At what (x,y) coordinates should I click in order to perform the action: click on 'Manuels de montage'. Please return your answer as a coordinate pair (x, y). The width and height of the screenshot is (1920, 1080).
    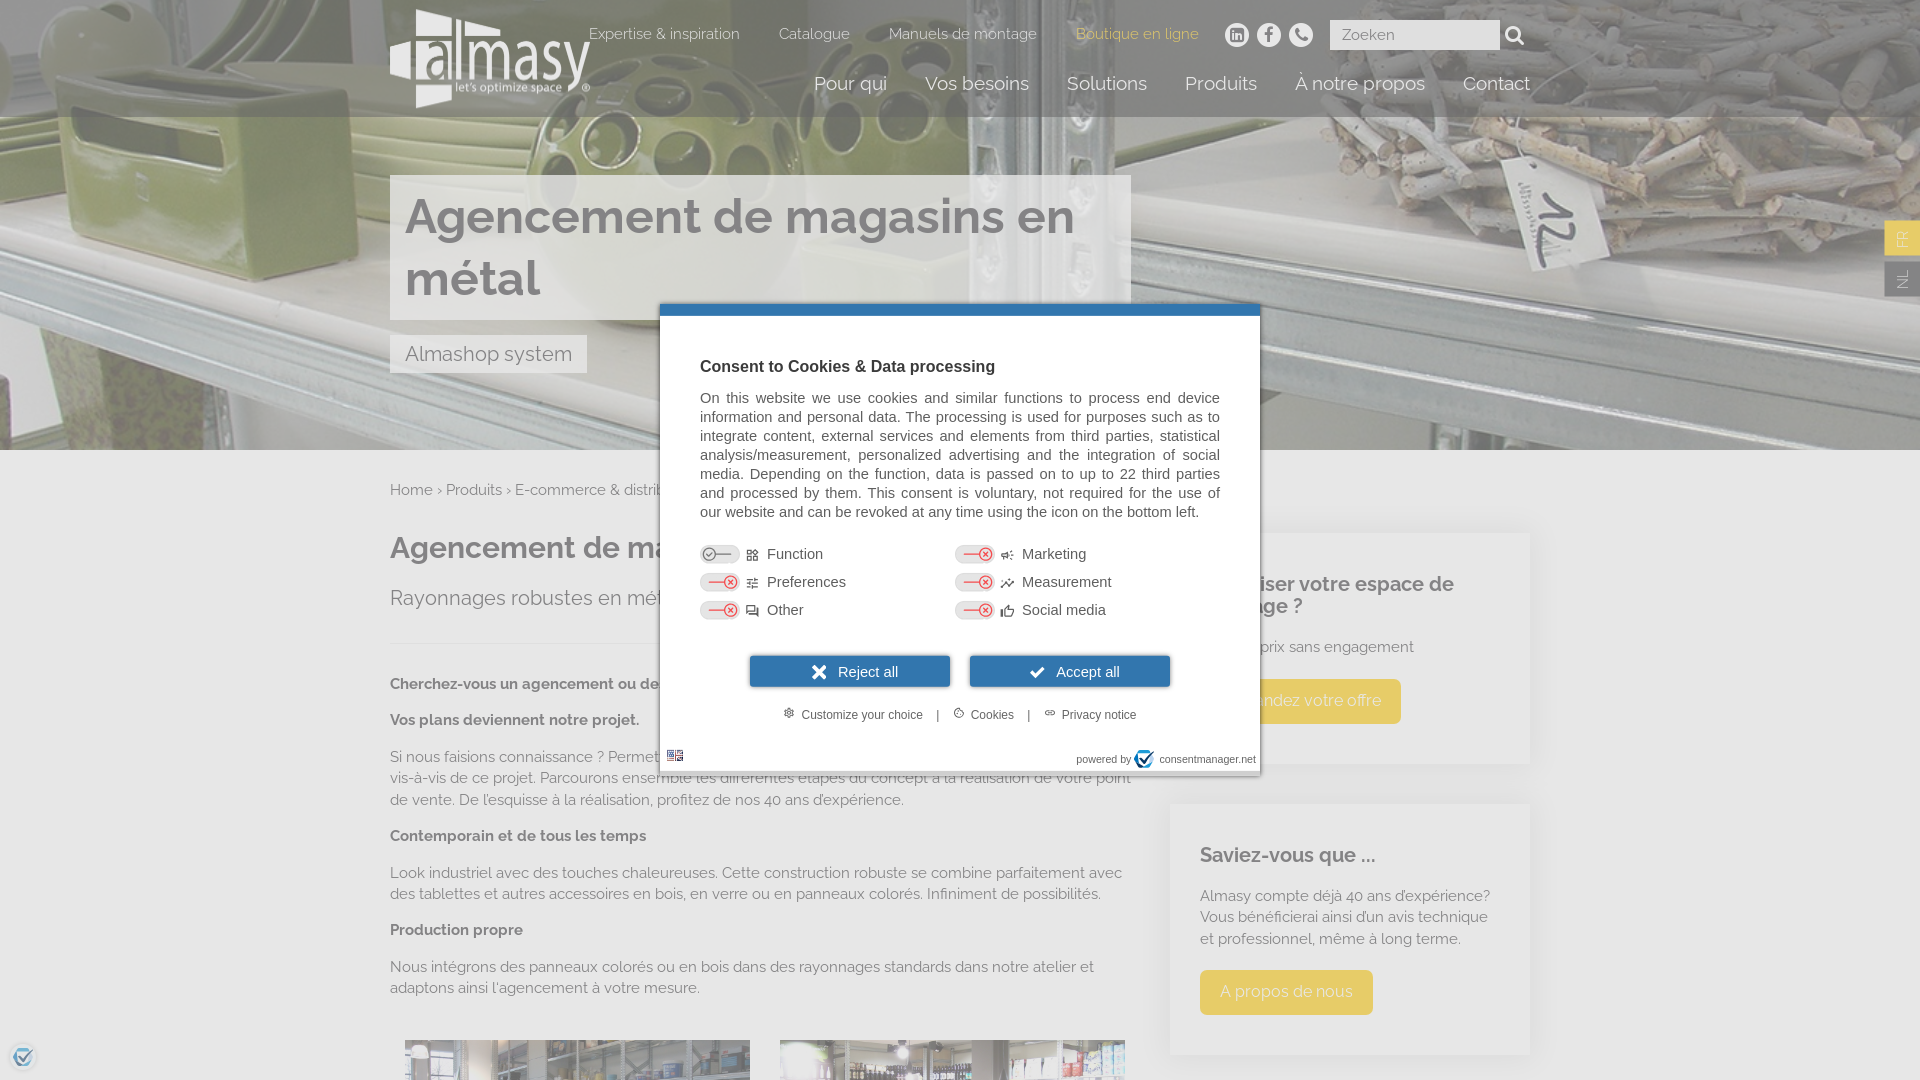
    Looking at the image, I should click on (887, 34).